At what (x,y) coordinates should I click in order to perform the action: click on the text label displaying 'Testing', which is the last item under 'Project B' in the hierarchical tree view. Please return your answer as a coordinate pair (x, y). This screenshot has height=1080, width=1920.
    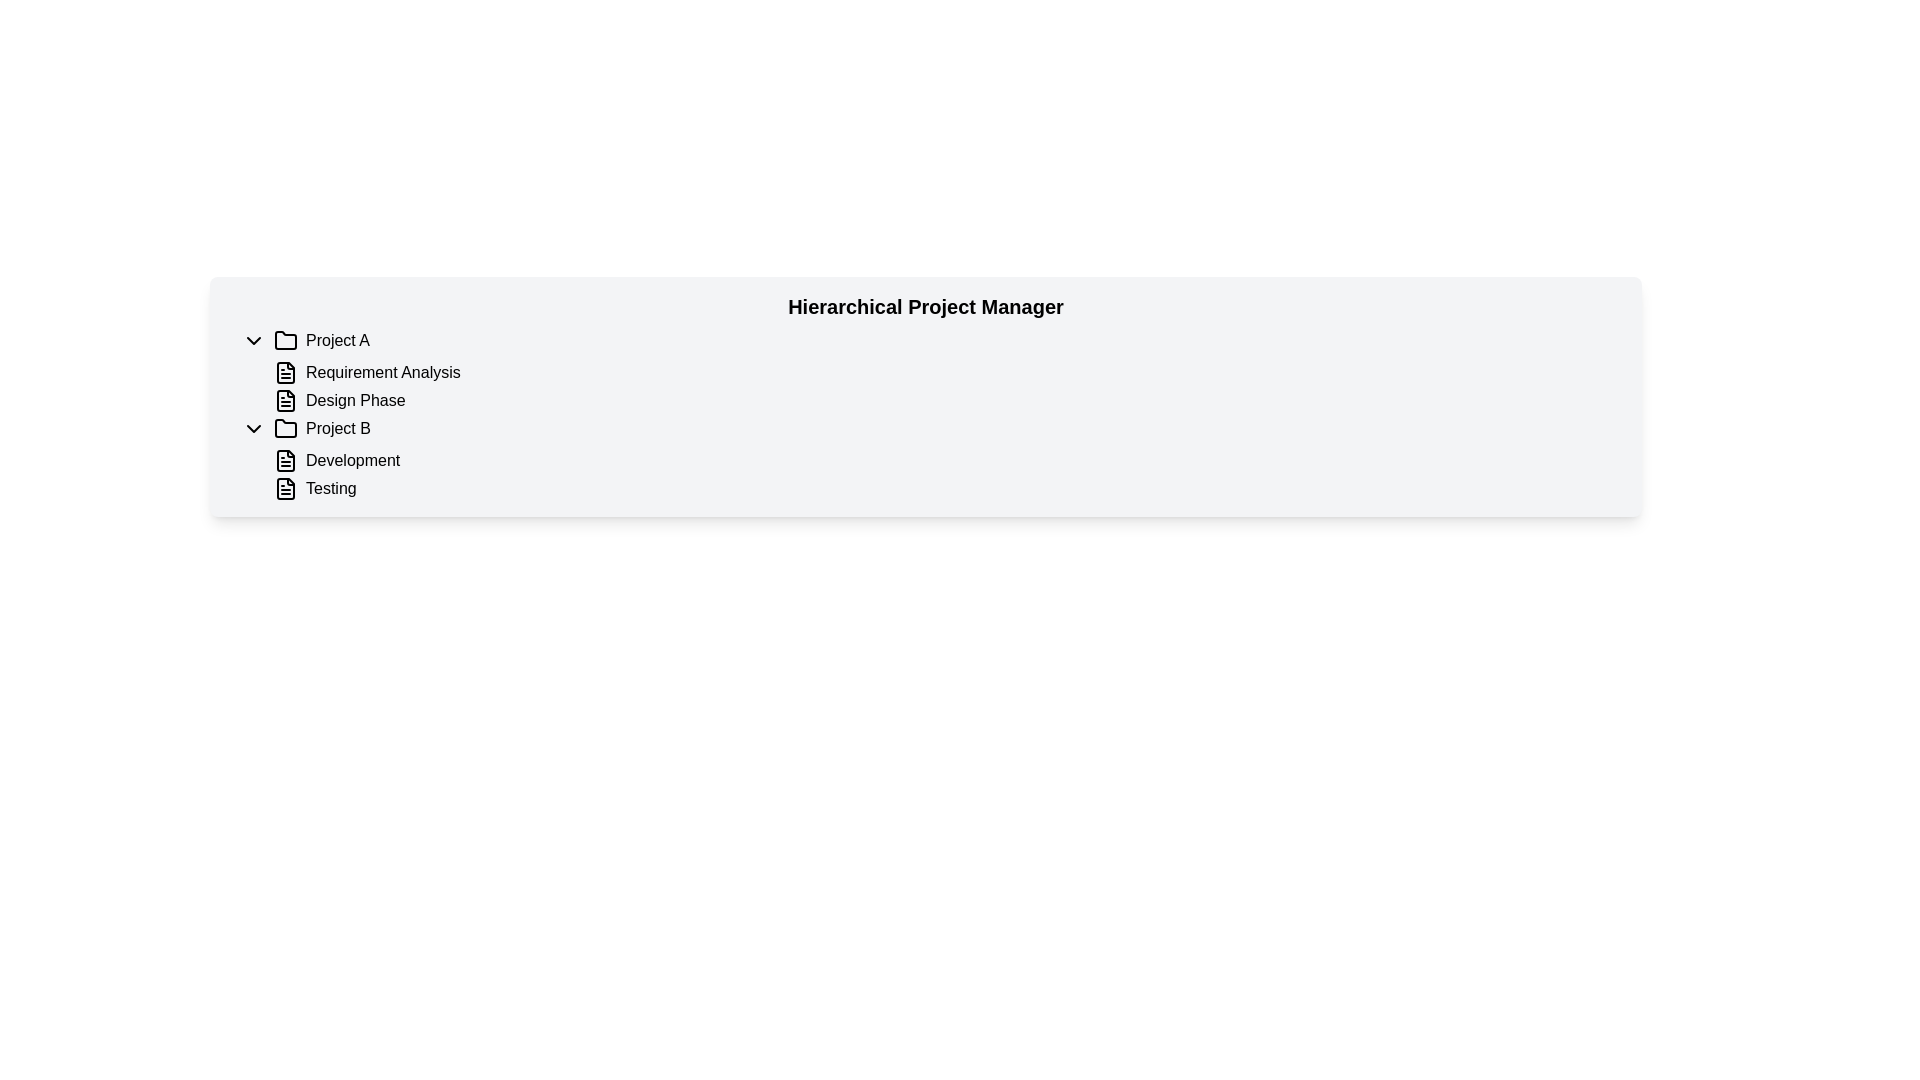
    Looking at the image, I should click on (331, 489).